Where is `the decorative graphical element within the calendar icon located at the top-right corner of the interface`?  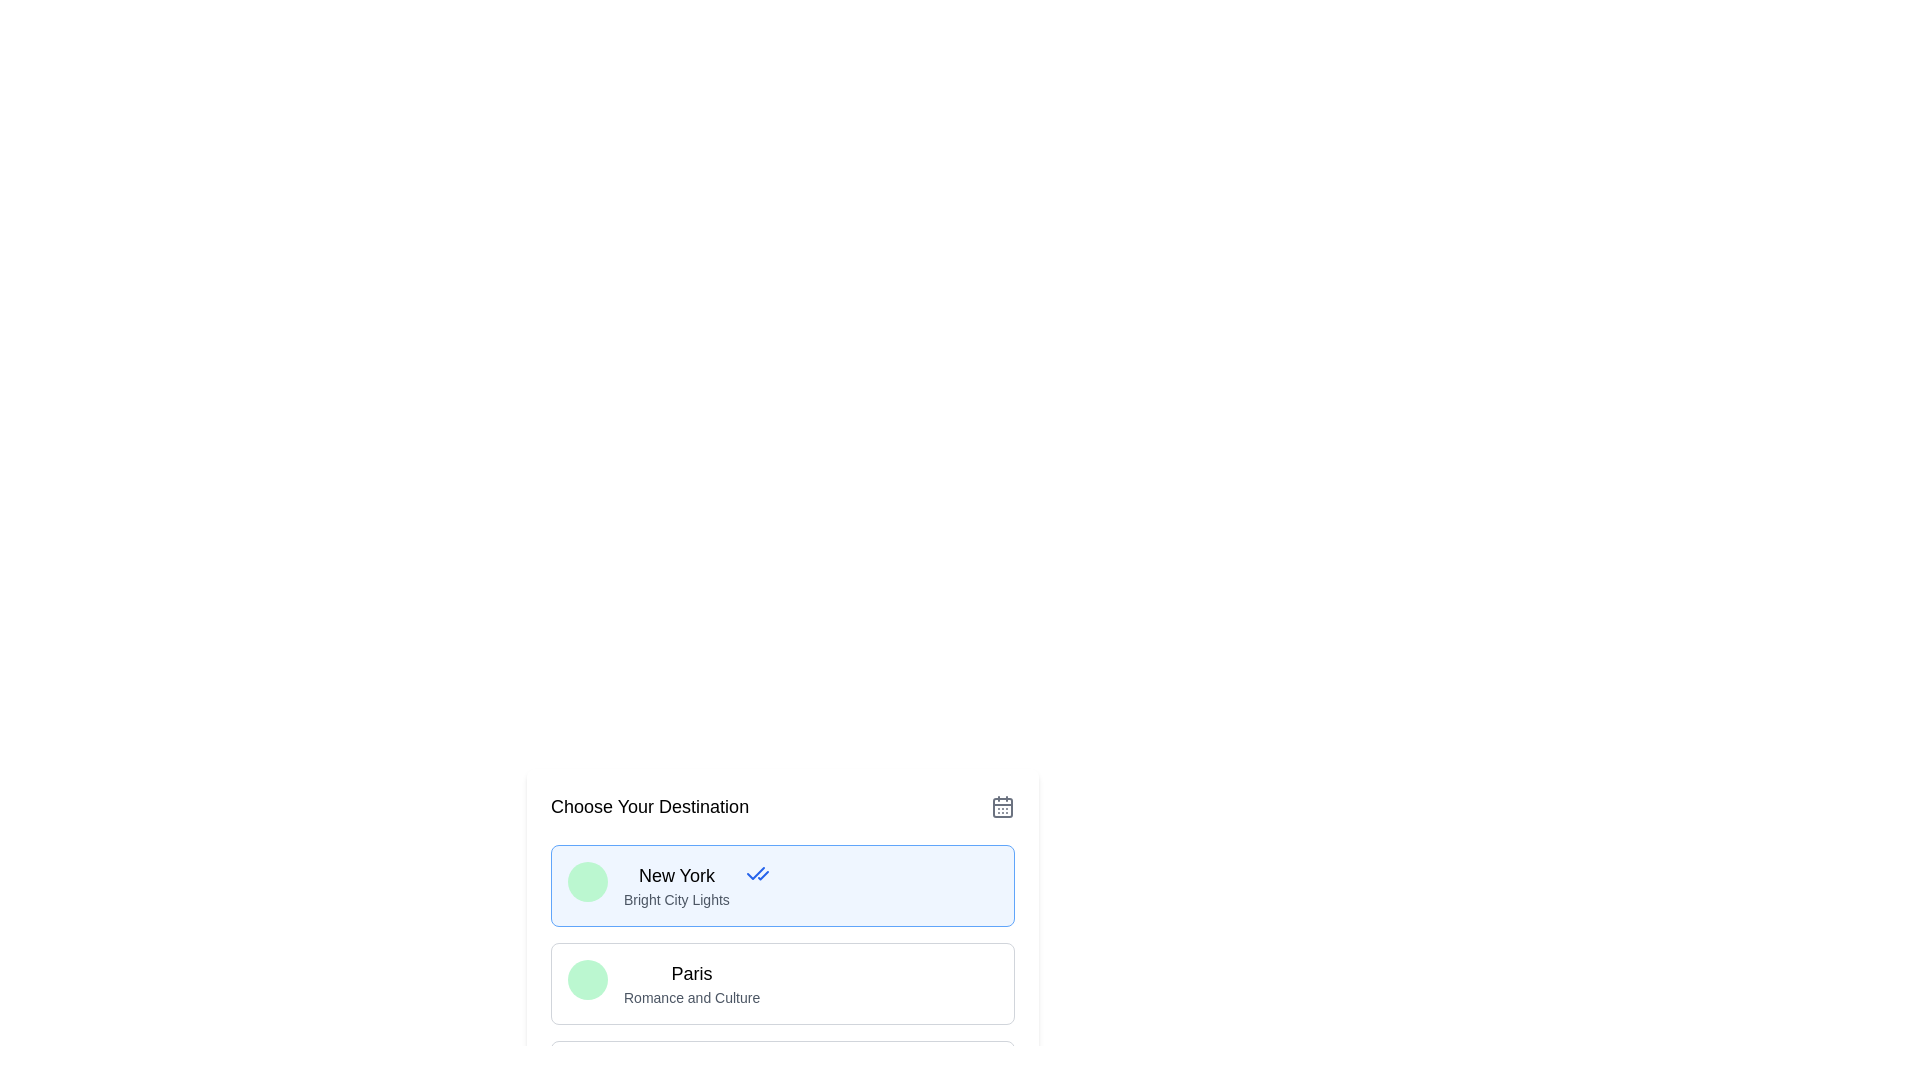
the decorative graphical element within the calendar icon located at the top-right corner of the interface is located at coordinates (1003, 806).